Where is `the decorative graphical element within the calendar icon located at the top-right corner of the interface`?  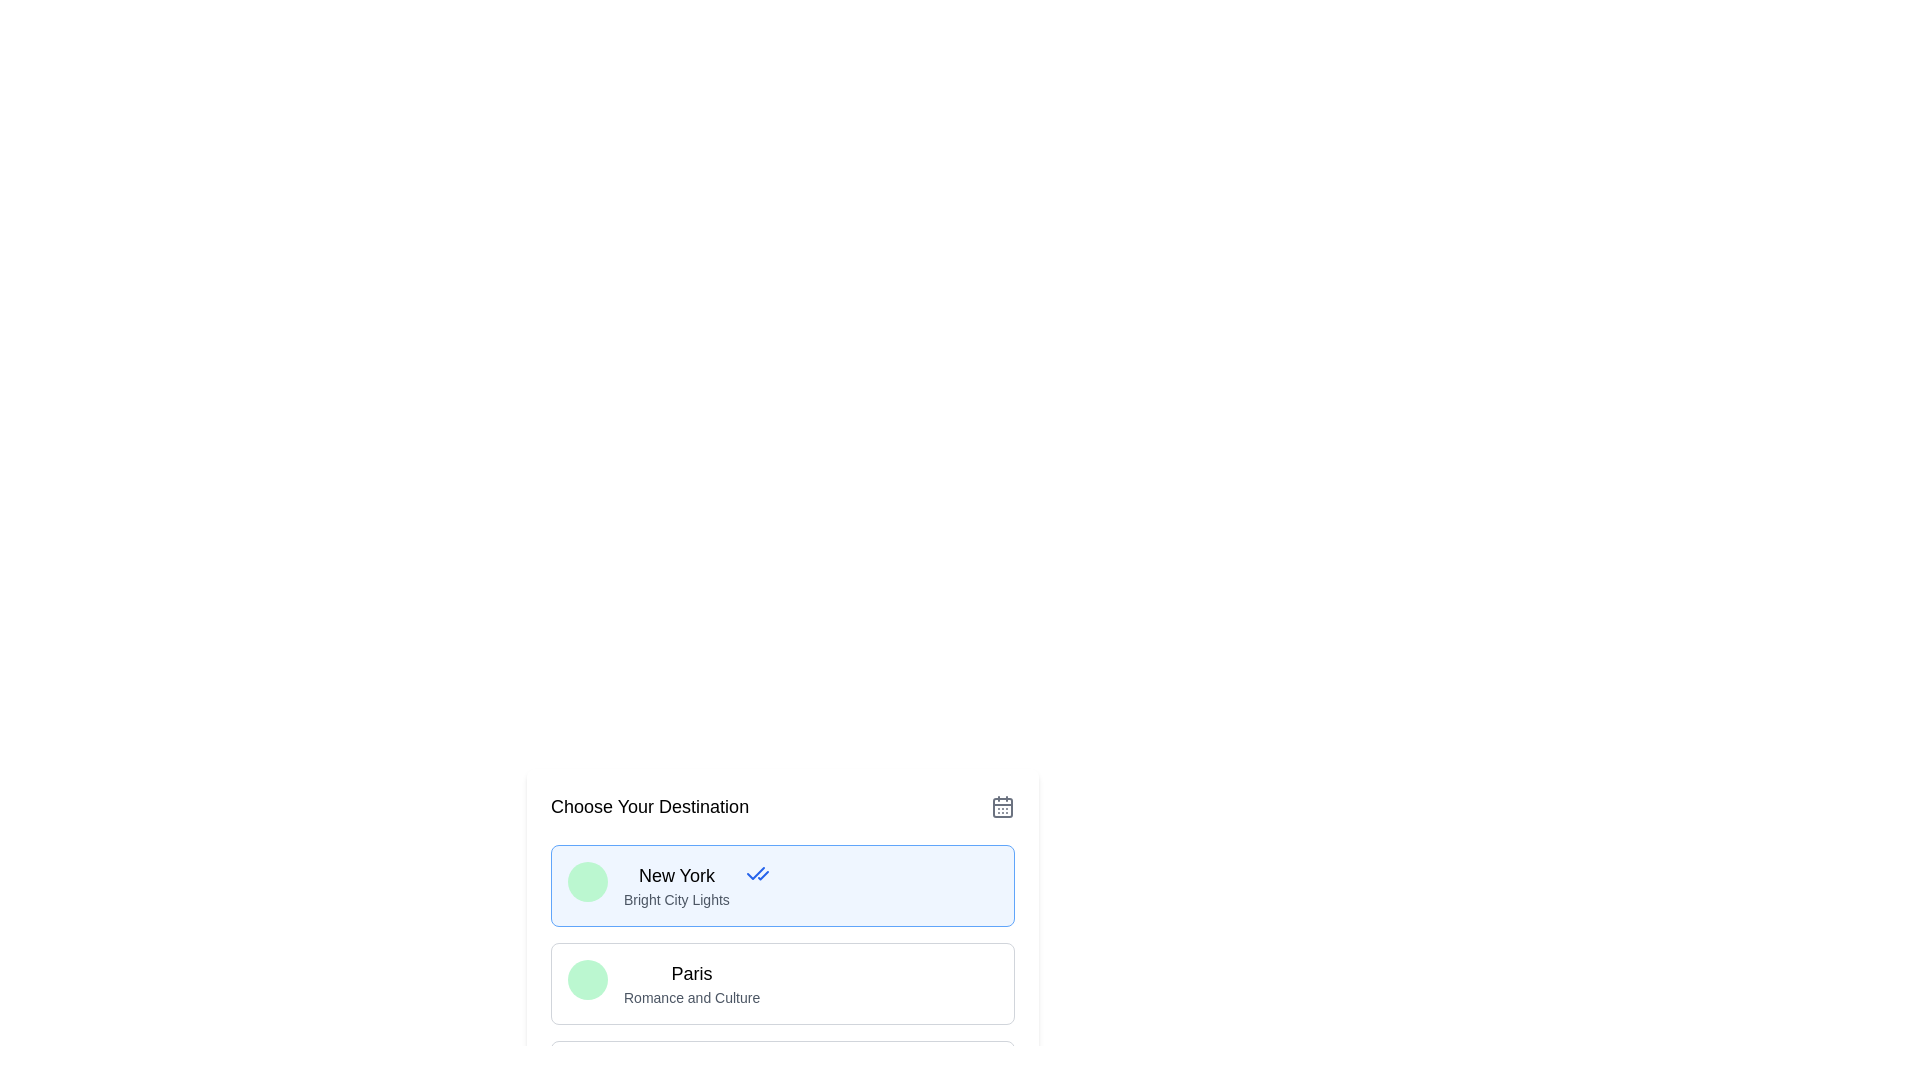
the decorative graphical element within the calendar icon located at the top-right corner of the interface is located at coordinates (1003, 806).